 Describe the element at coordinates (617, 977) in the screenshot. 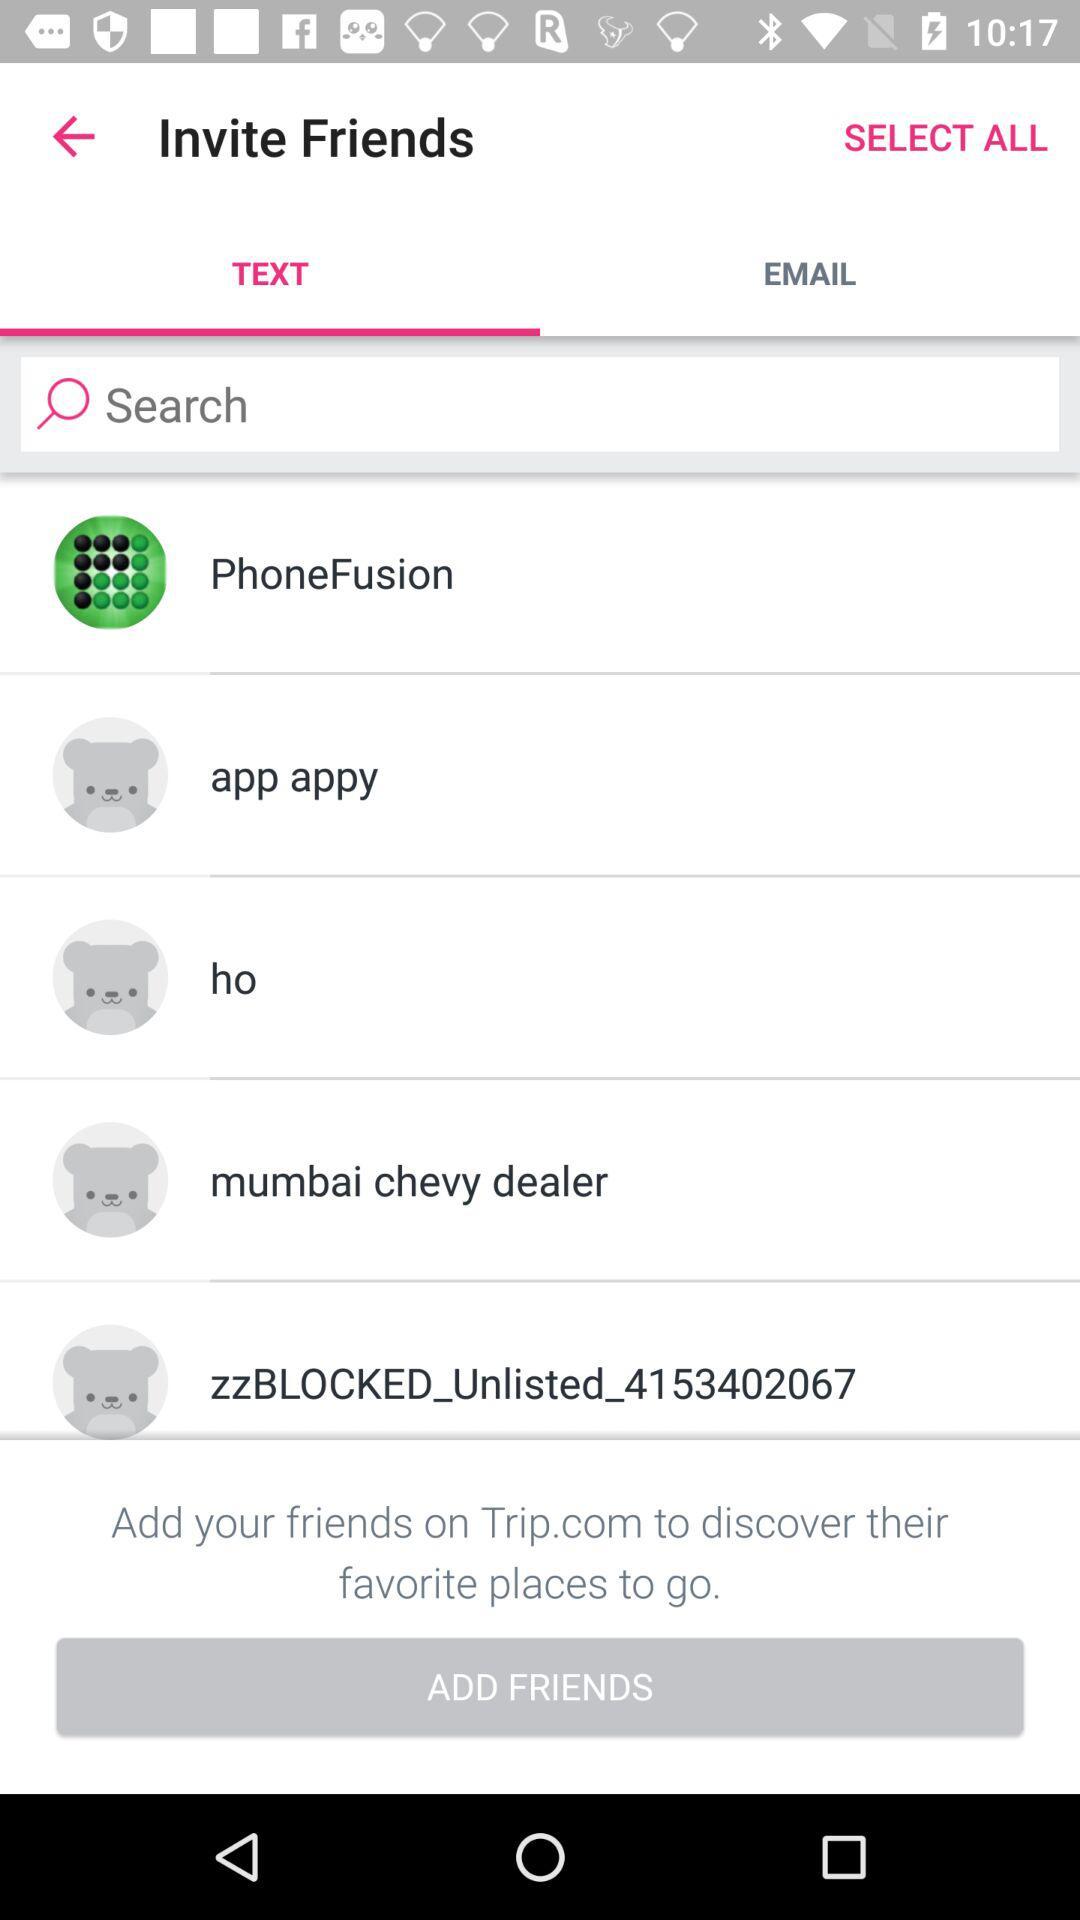

I see `icon above mumbai chevy dealer item` at that location.